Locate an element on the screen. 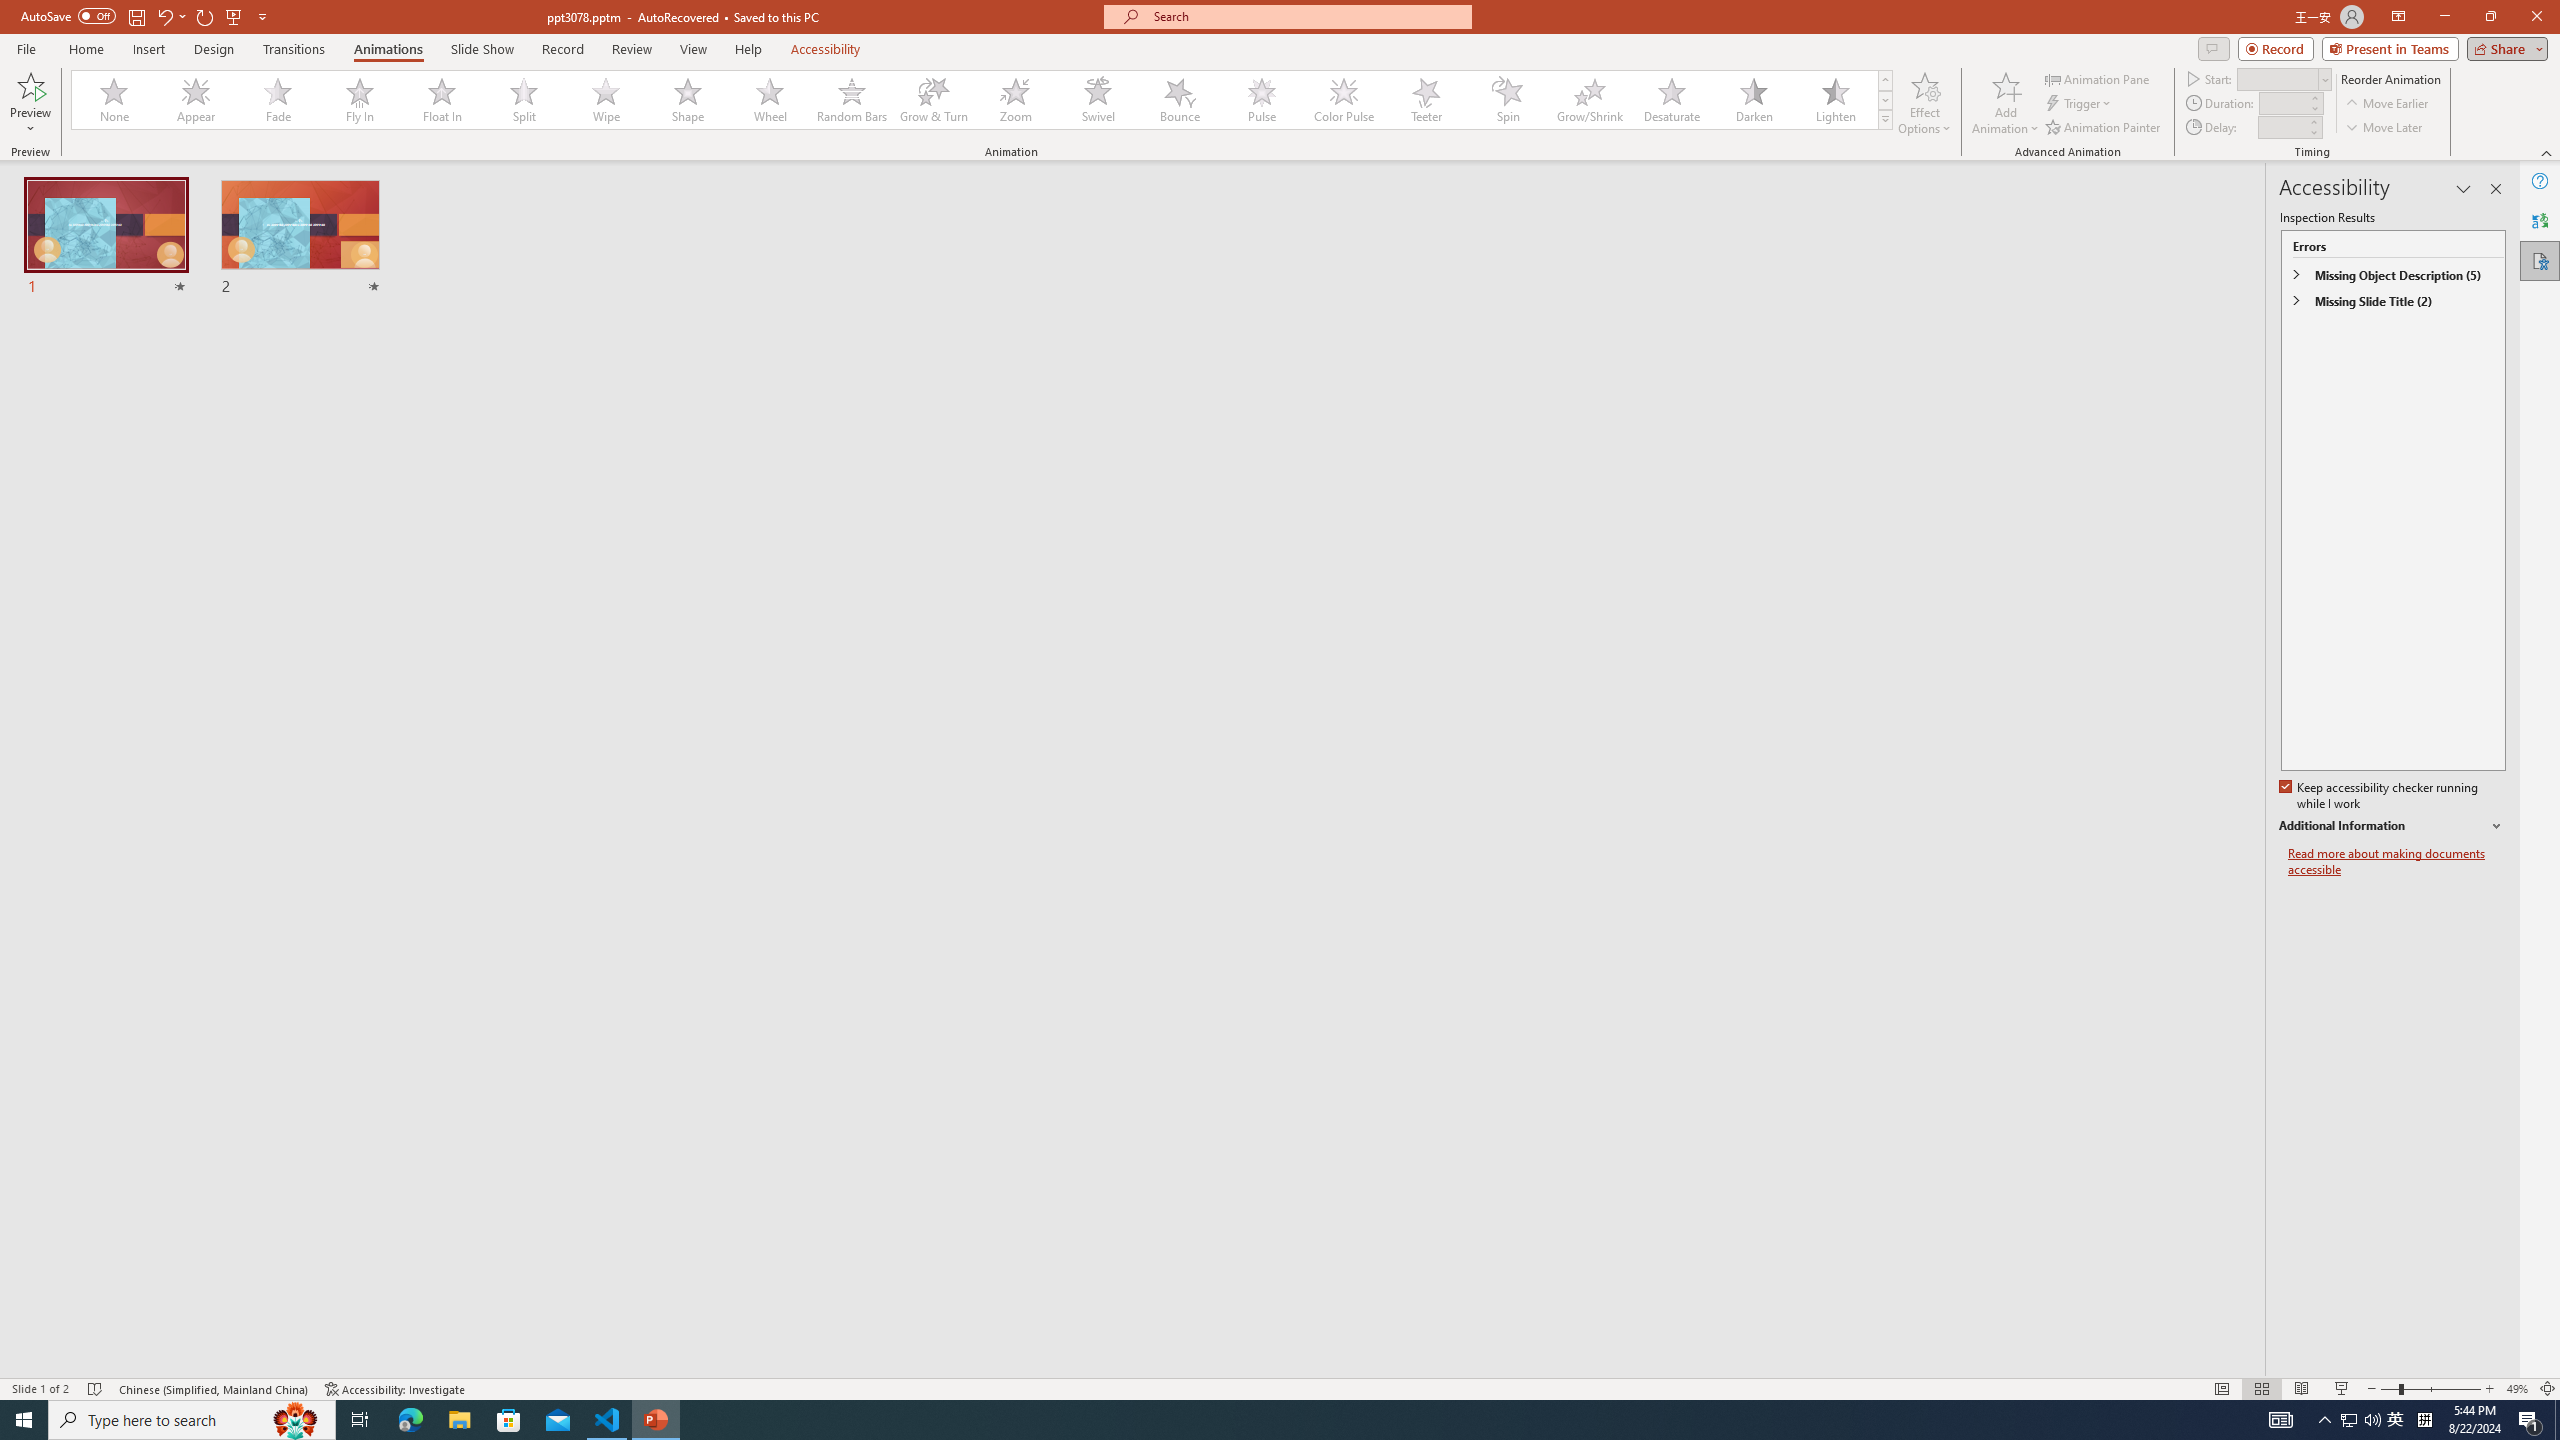  'Fly In' is located at coordinates (359, 99).